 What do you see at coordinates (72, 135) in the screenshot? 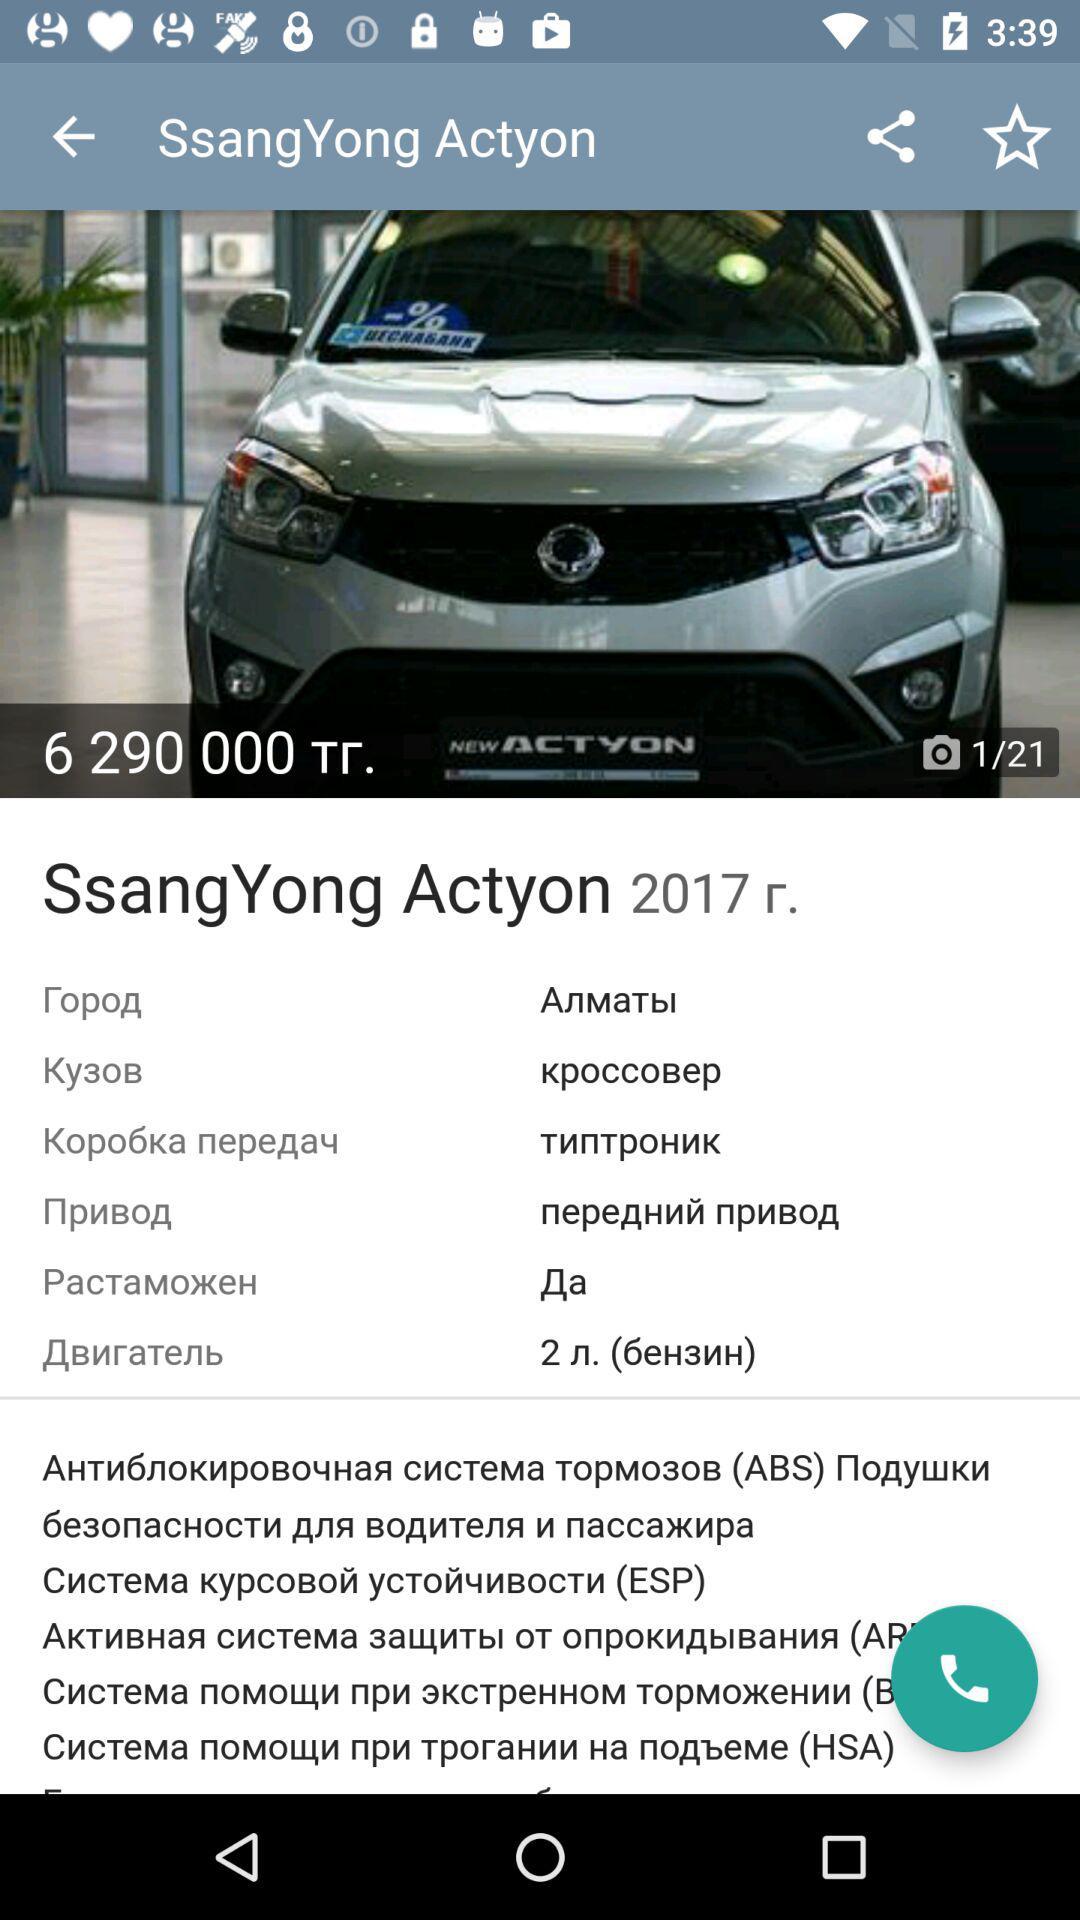
I see `the app to the left of ssangyong actyon item` at bounding box center [72, 135].